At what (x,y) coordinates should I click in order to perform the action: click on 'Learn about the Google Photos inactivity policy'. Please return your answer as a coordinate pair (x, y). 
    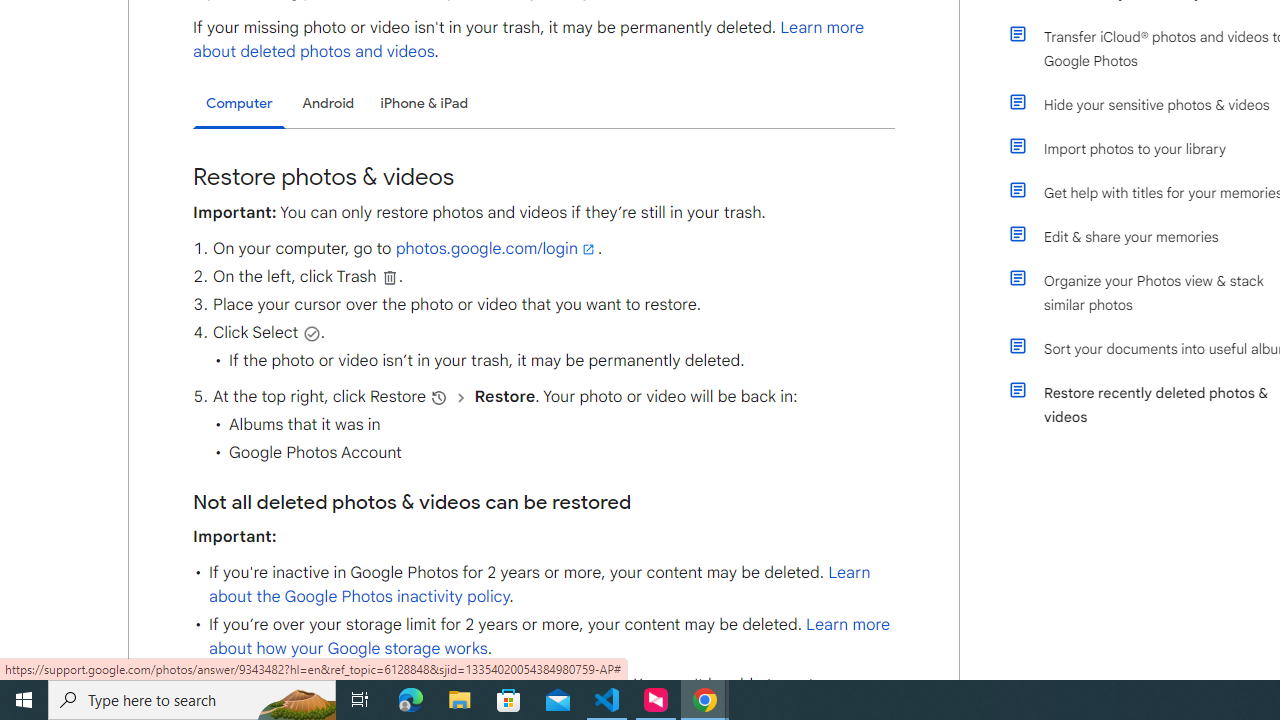
    Looking at the image, I should click on (539, 585).